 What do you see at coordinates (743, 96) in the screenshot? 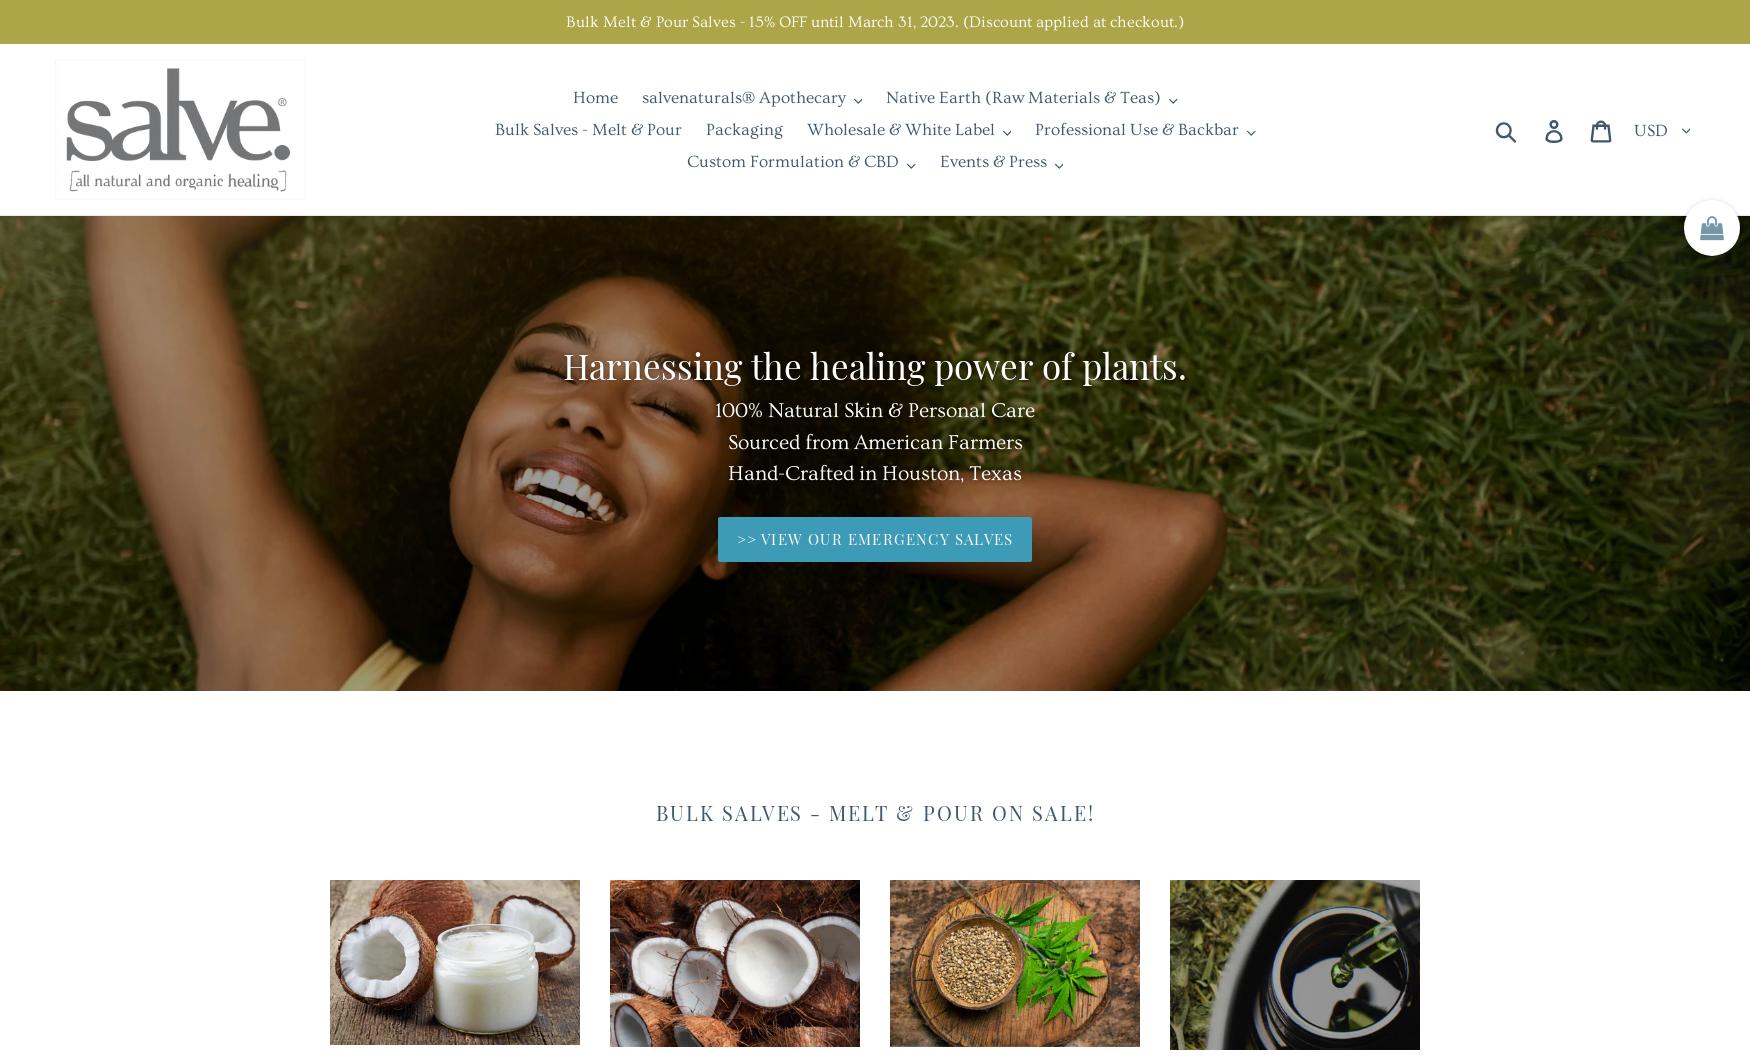
I see `'salvenaturals® Apothecary'` at bounding box center [743, 96].